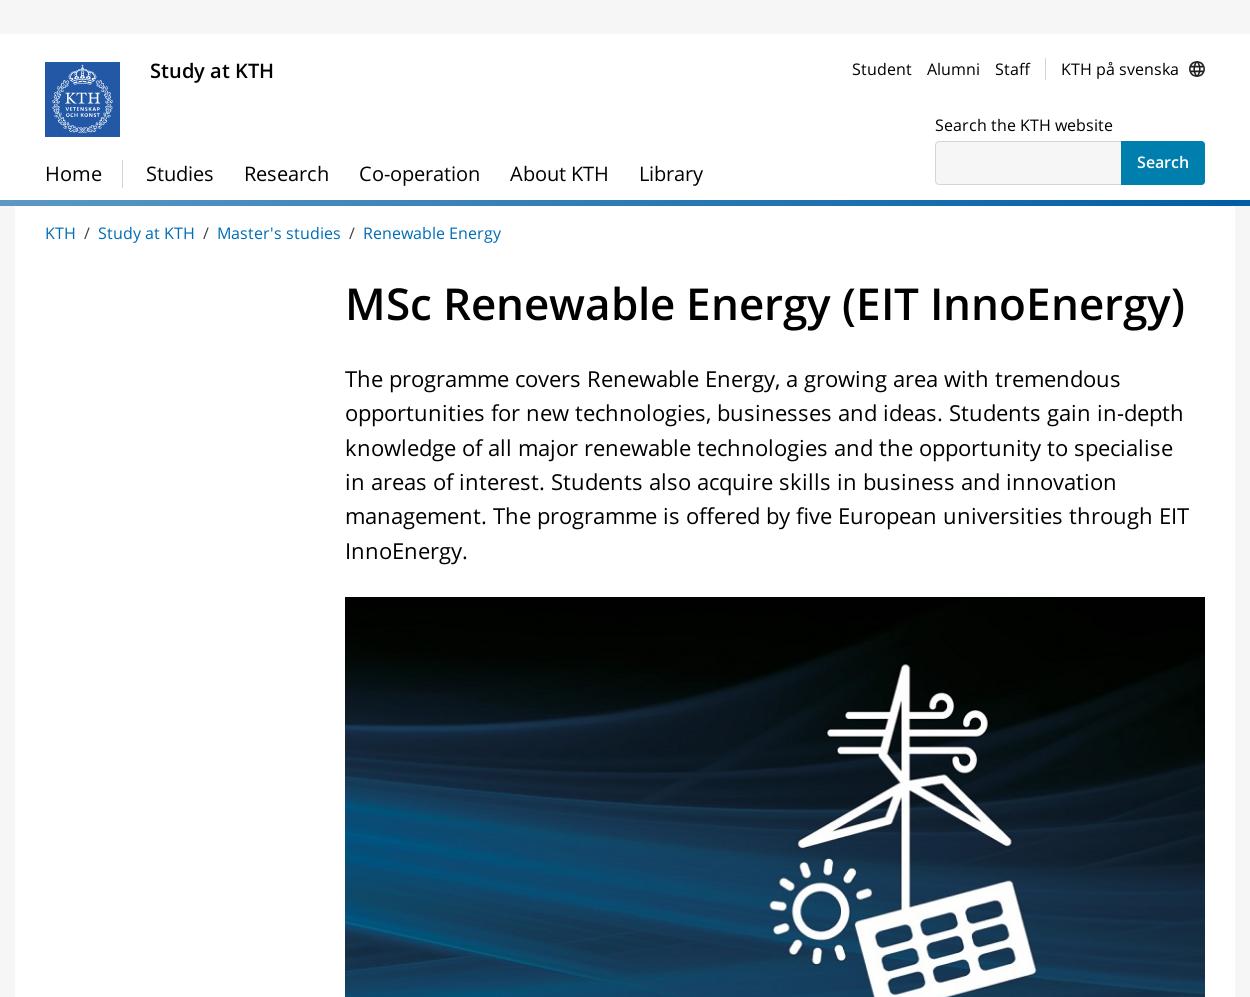 The height and width of the screenshot is (997, 1250). I want to click on 'Why KTH?', so click(45, 253).